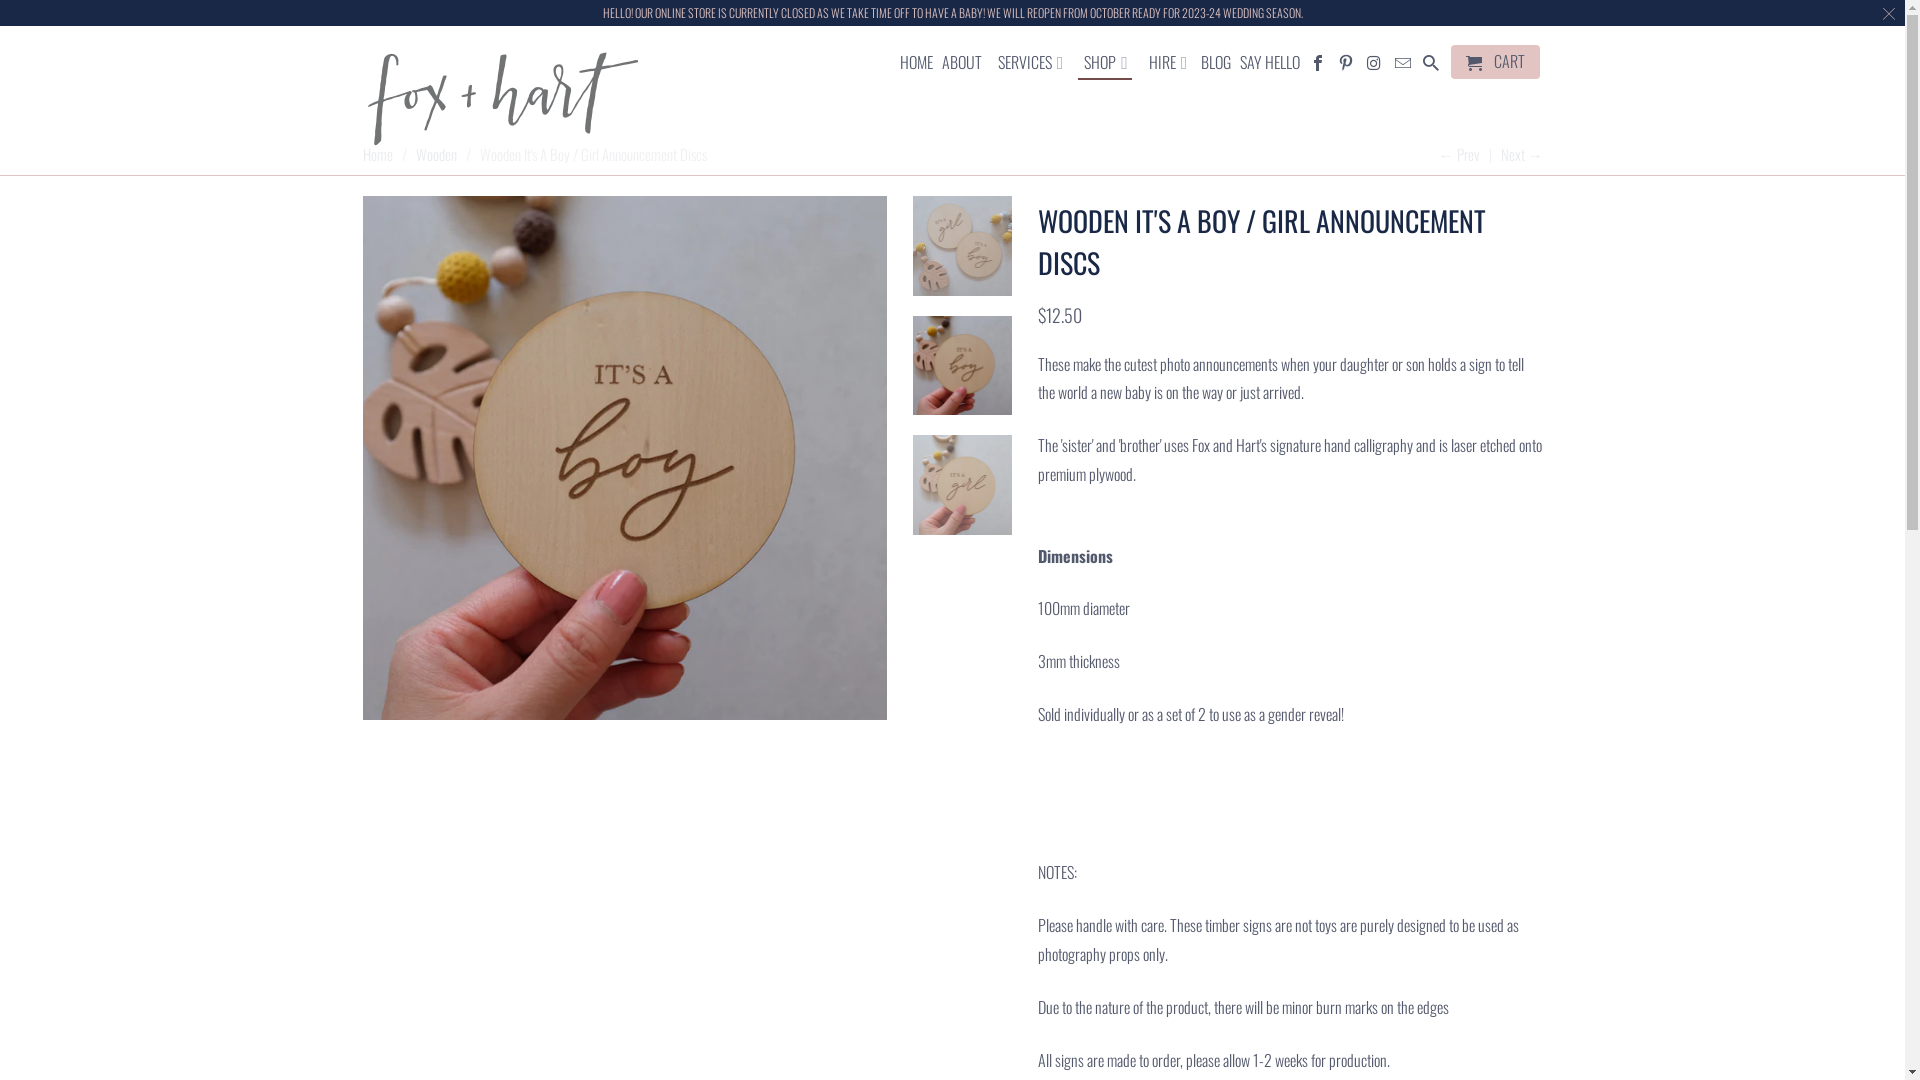 The width and height of the screenshot is (1920, 1080). I want to click on 'Fox and Hart on Pinterest', so click(1347, 64).